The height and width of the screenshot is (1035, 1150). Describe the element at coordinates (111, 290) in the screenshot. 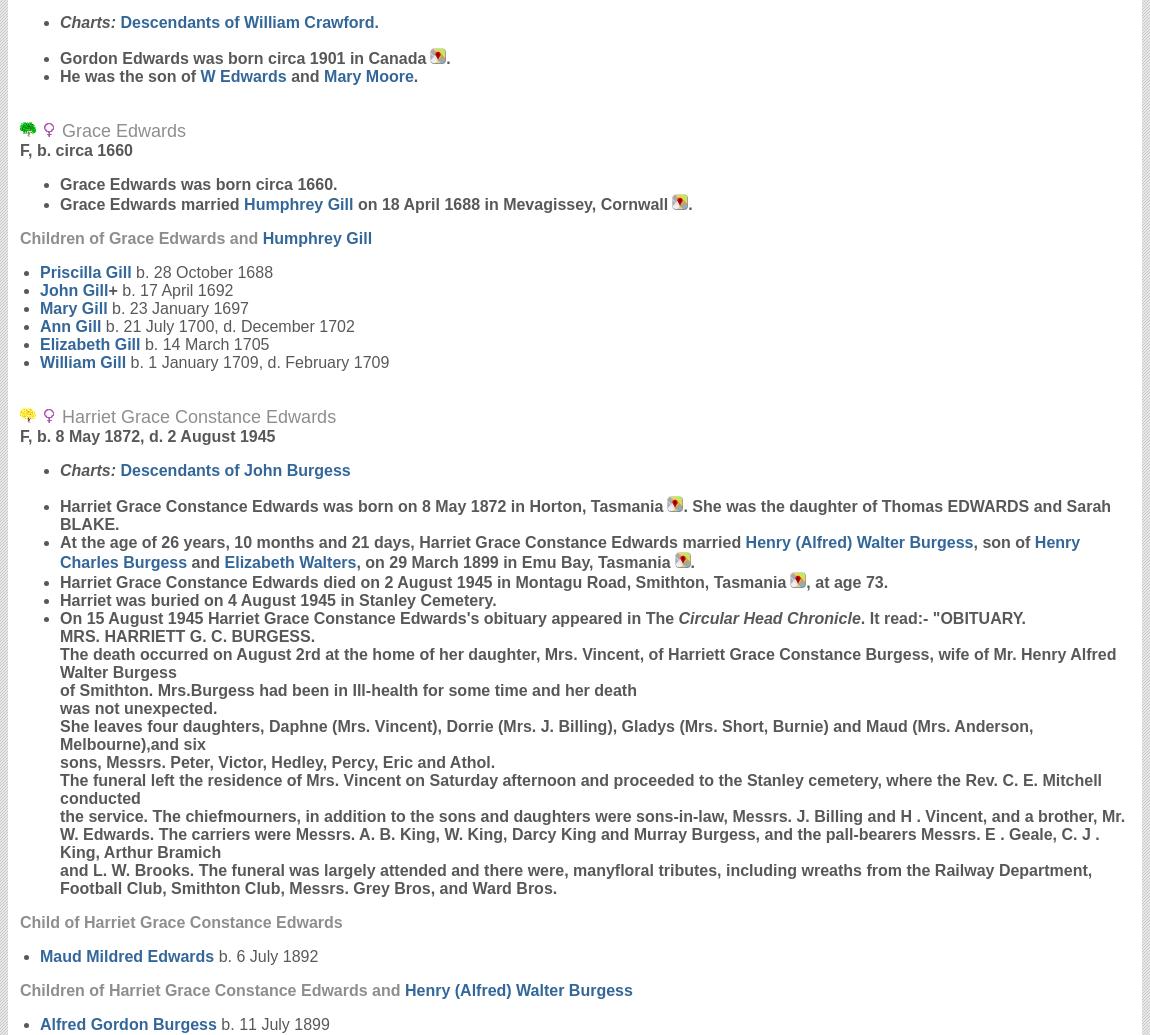

I see `'+'` at that location.